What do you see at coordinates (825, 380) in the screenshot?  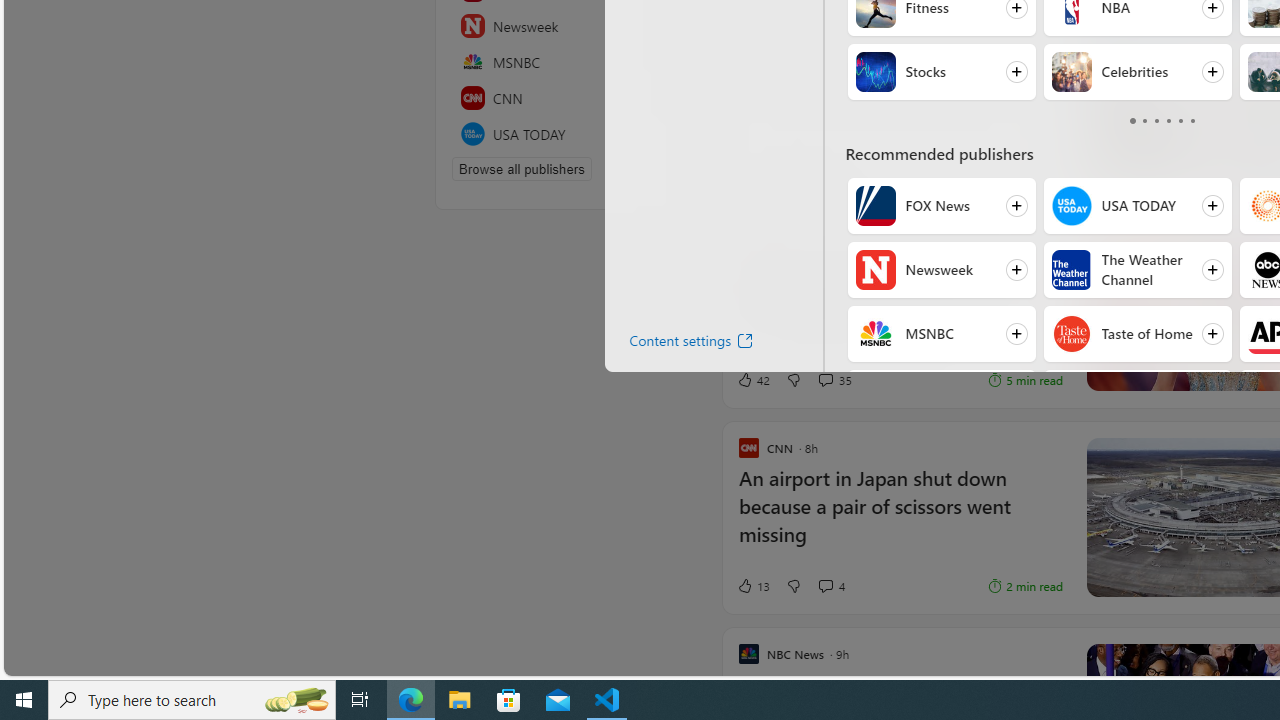 I see `'View comments 35 Comment'` at bounding box center [825, 380].